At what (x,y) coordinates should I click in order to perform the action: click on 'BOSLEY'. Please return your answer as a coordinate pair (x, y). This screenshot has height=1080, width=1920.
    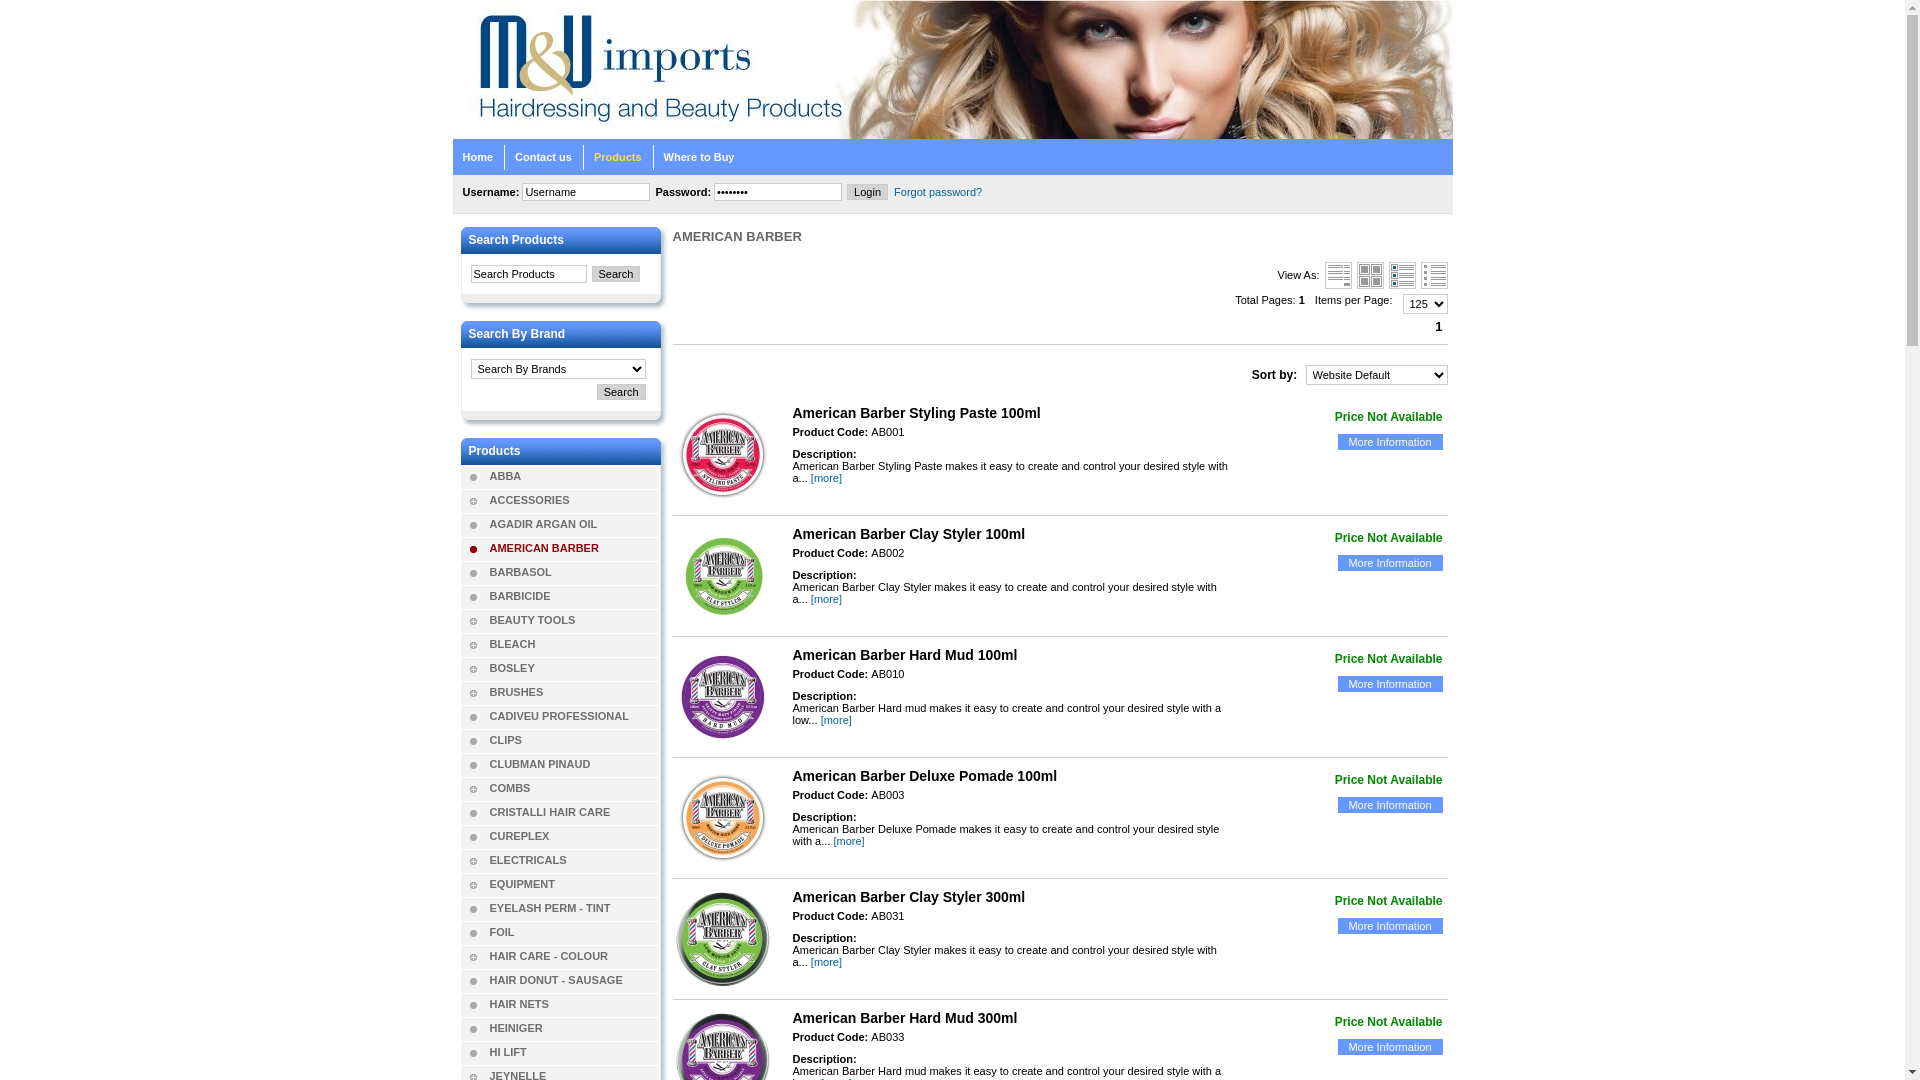
    Looking at the image, I should click on (573, 667).